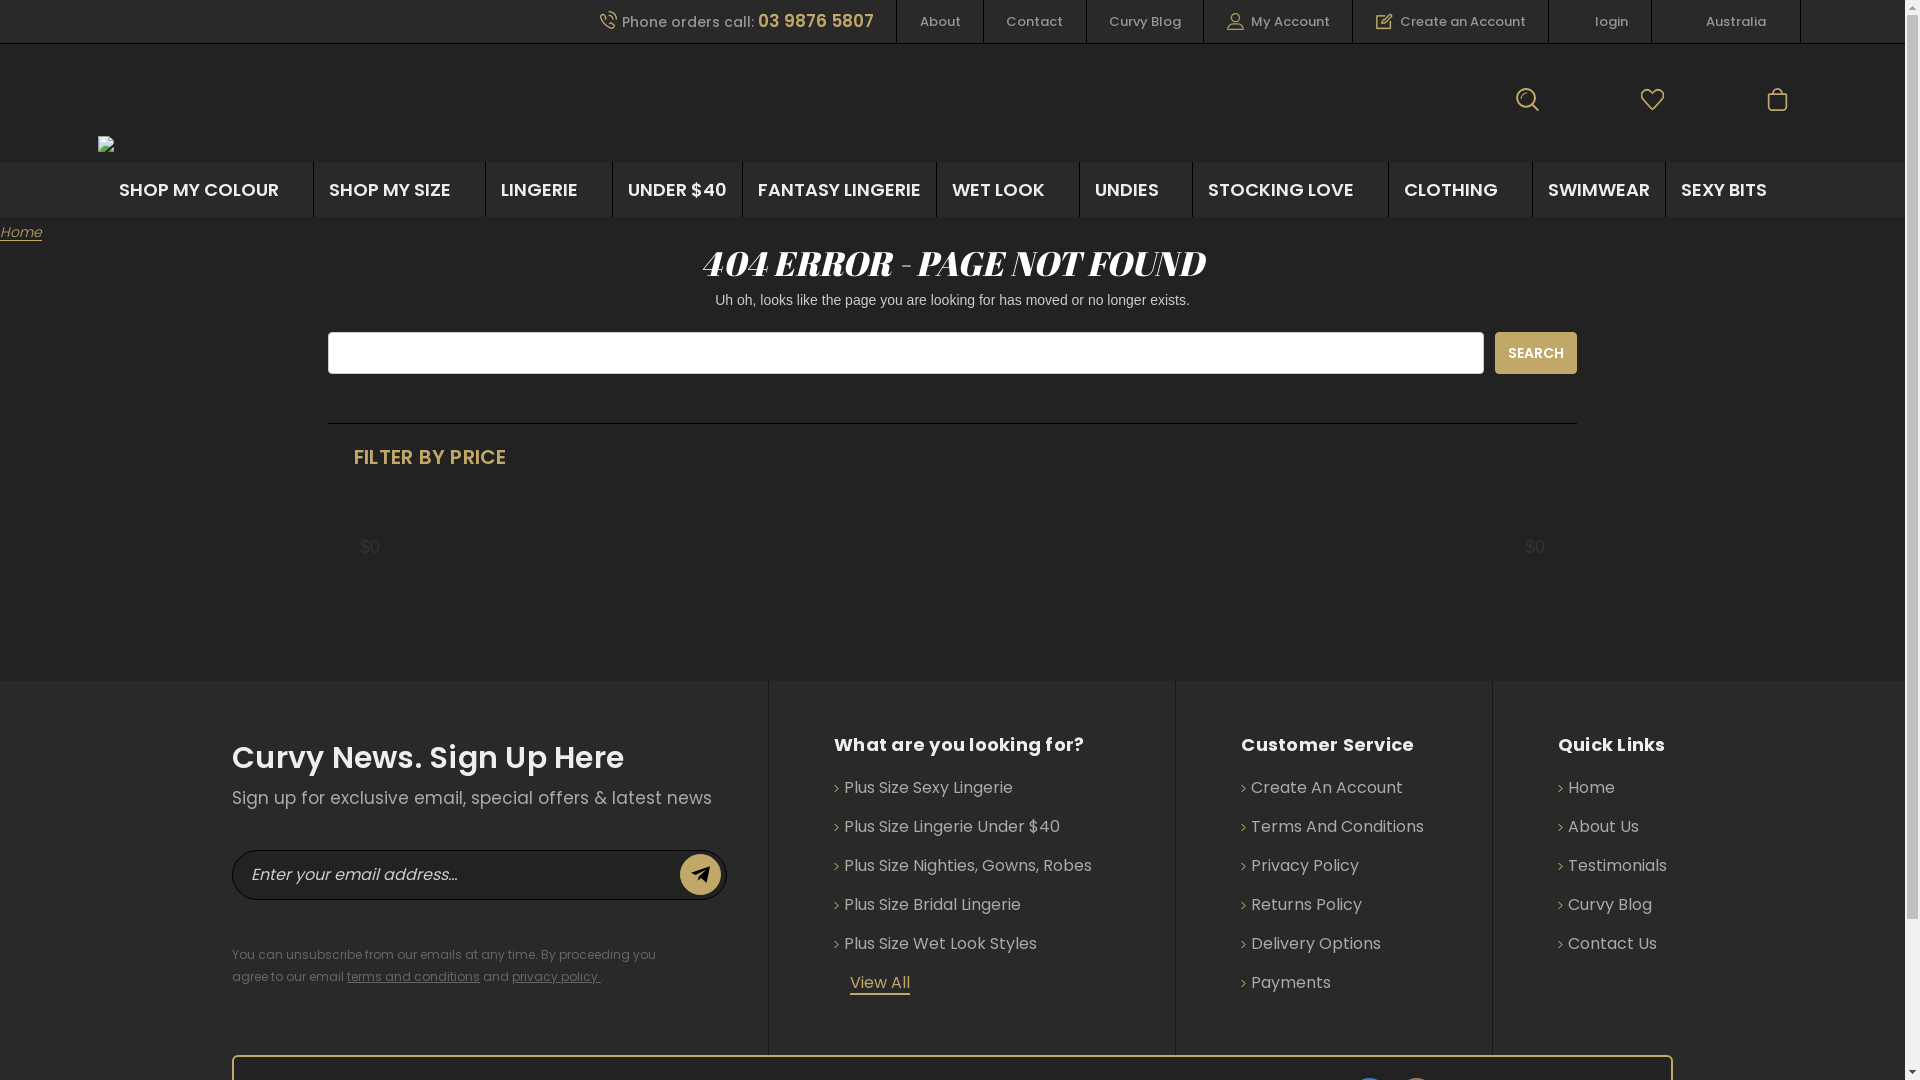  Describe the element at coordinates (1557, 786) in the screenshot. I see `'Home'` at that location.